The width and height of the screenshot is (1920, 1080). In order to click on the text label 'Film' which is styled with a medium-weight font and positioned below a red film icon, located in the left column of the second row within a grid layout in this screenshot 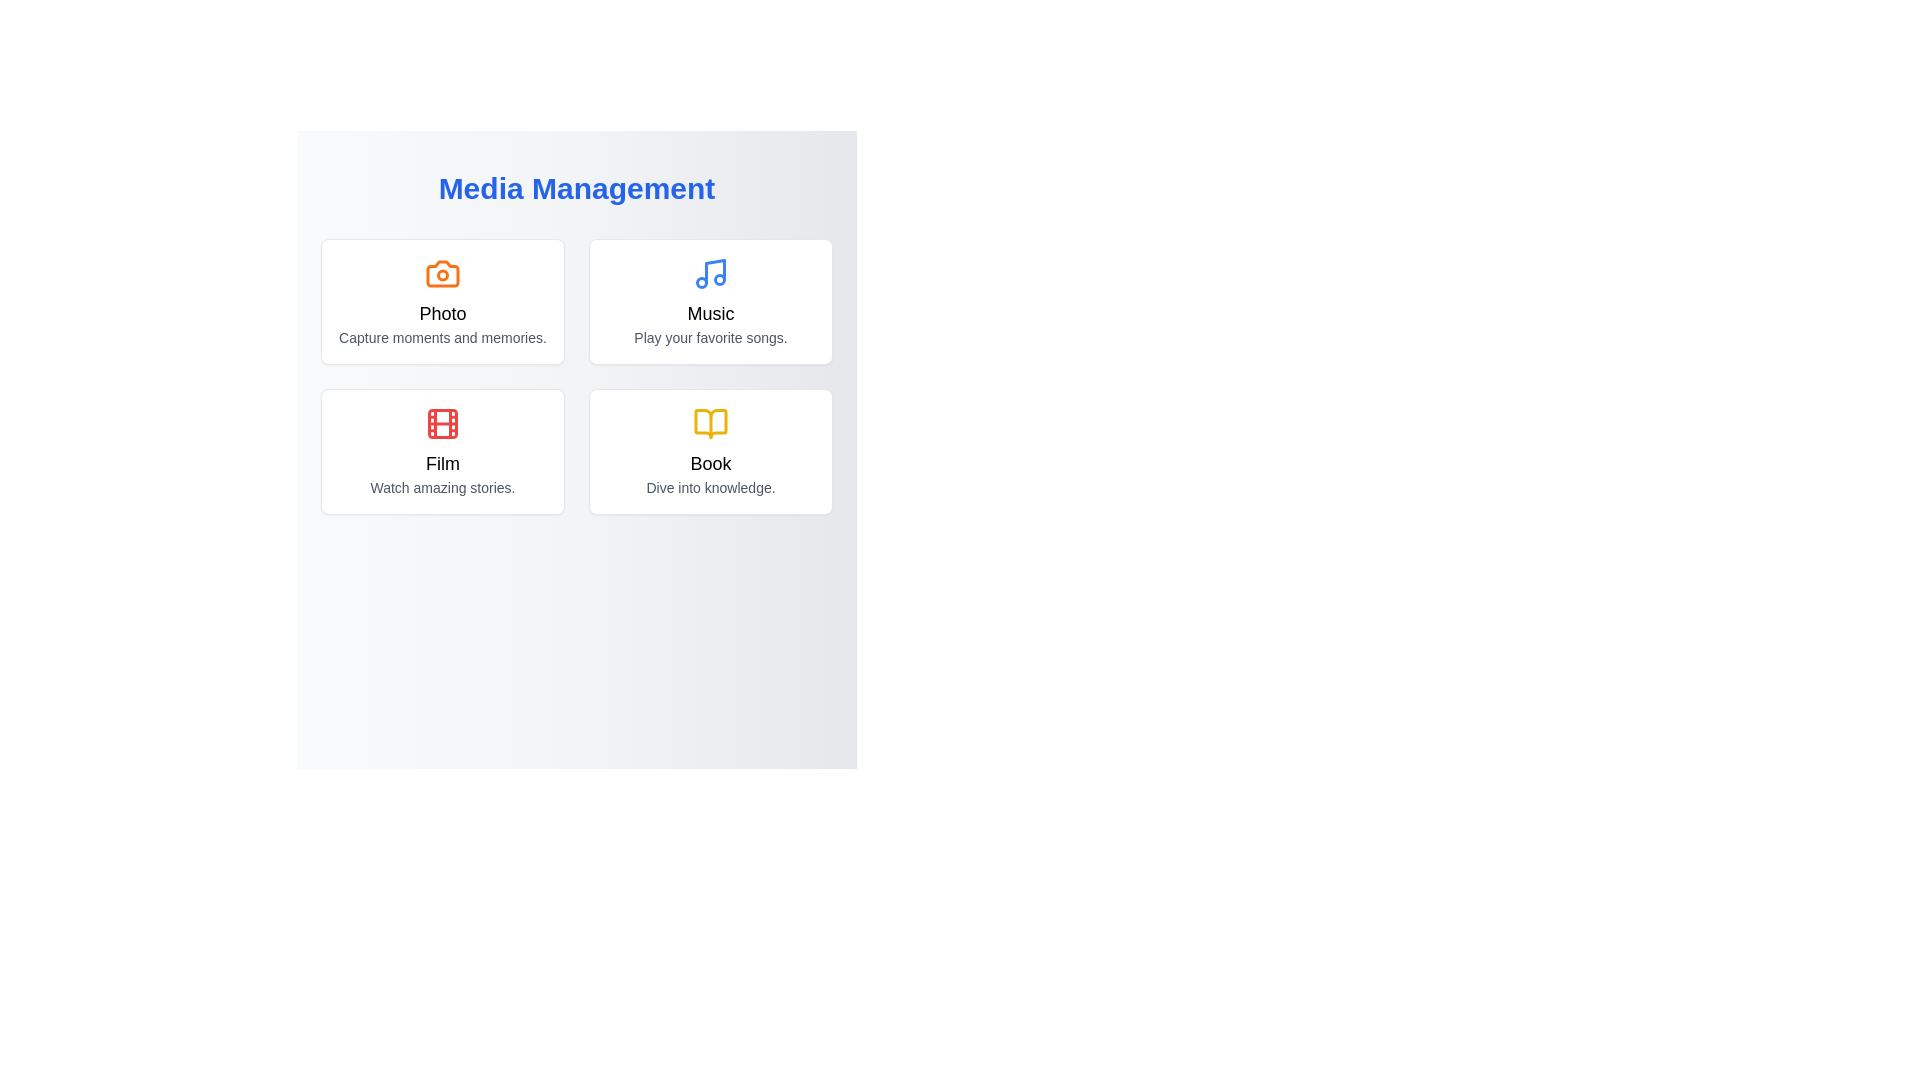, I will do `click(441, 463)`.